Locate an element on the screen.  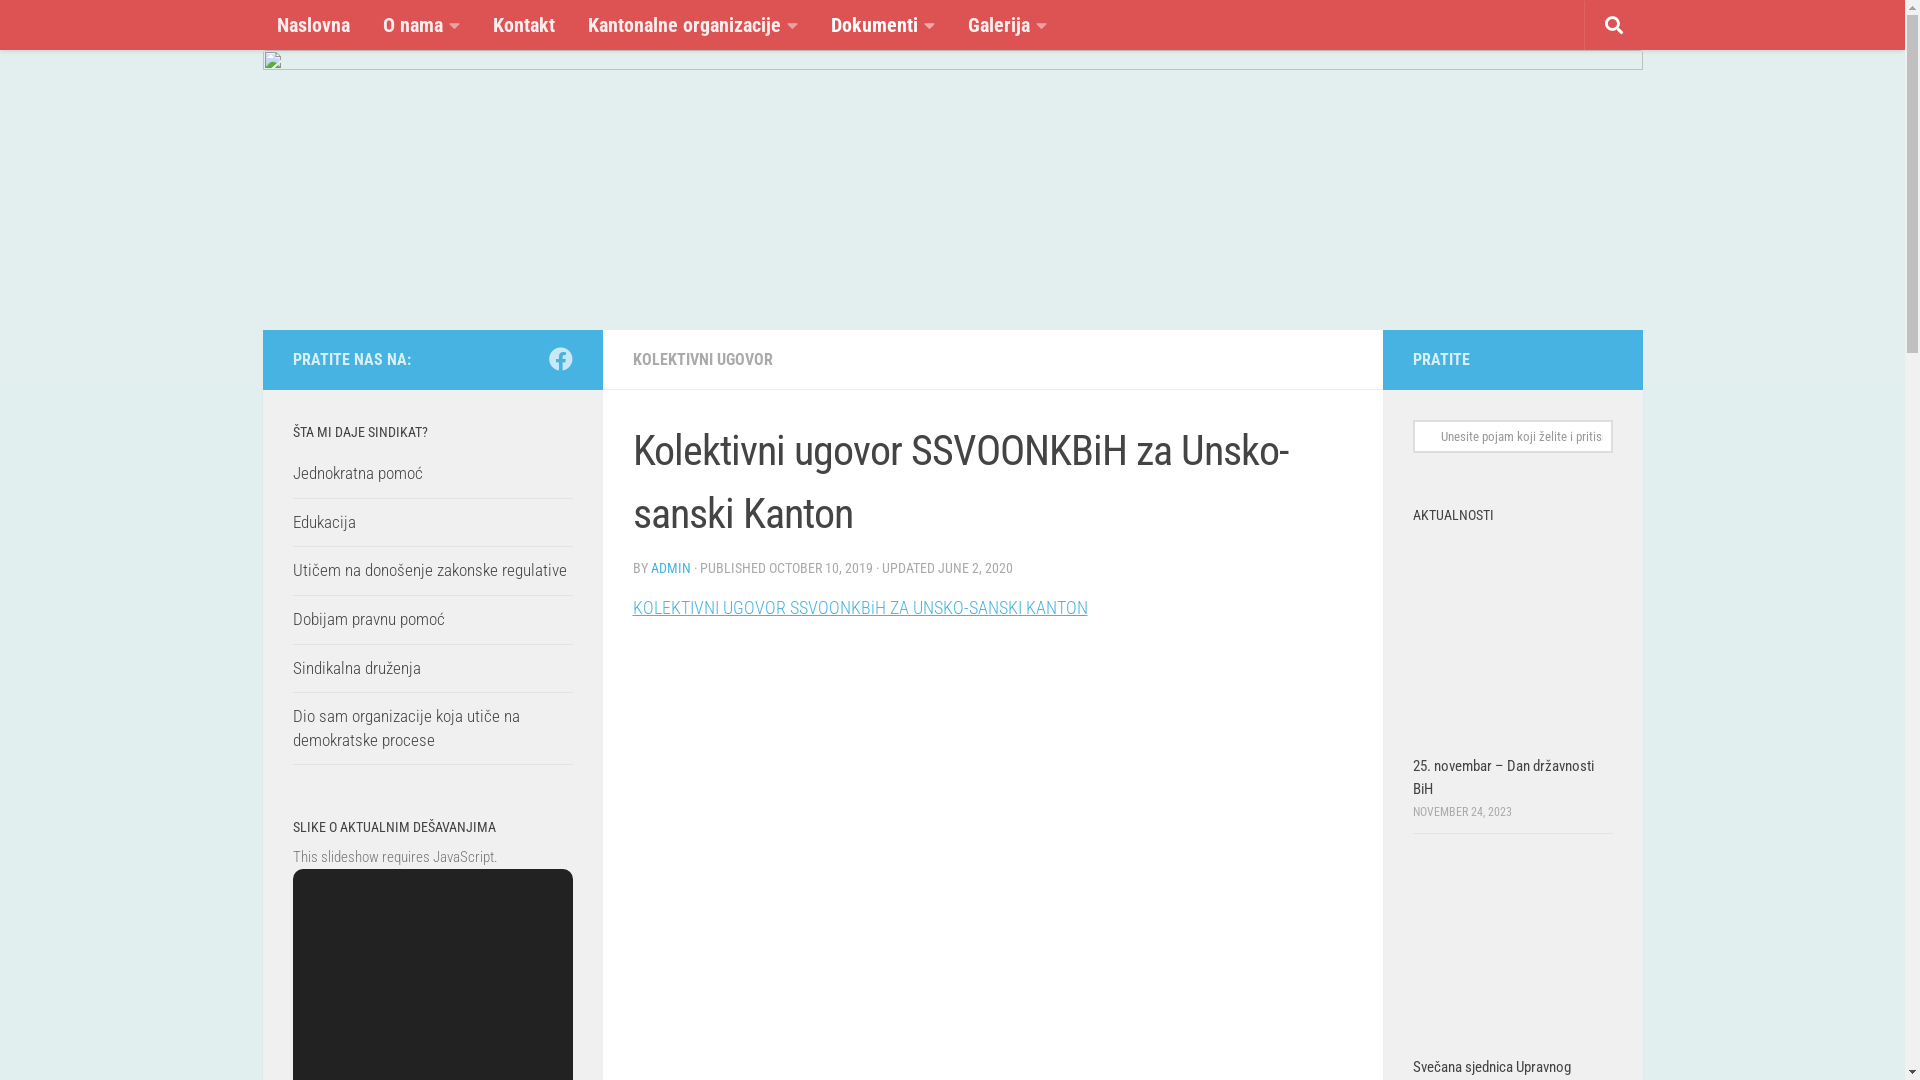
'Kantonalne organizacije' is located at coordinates (692, 25).